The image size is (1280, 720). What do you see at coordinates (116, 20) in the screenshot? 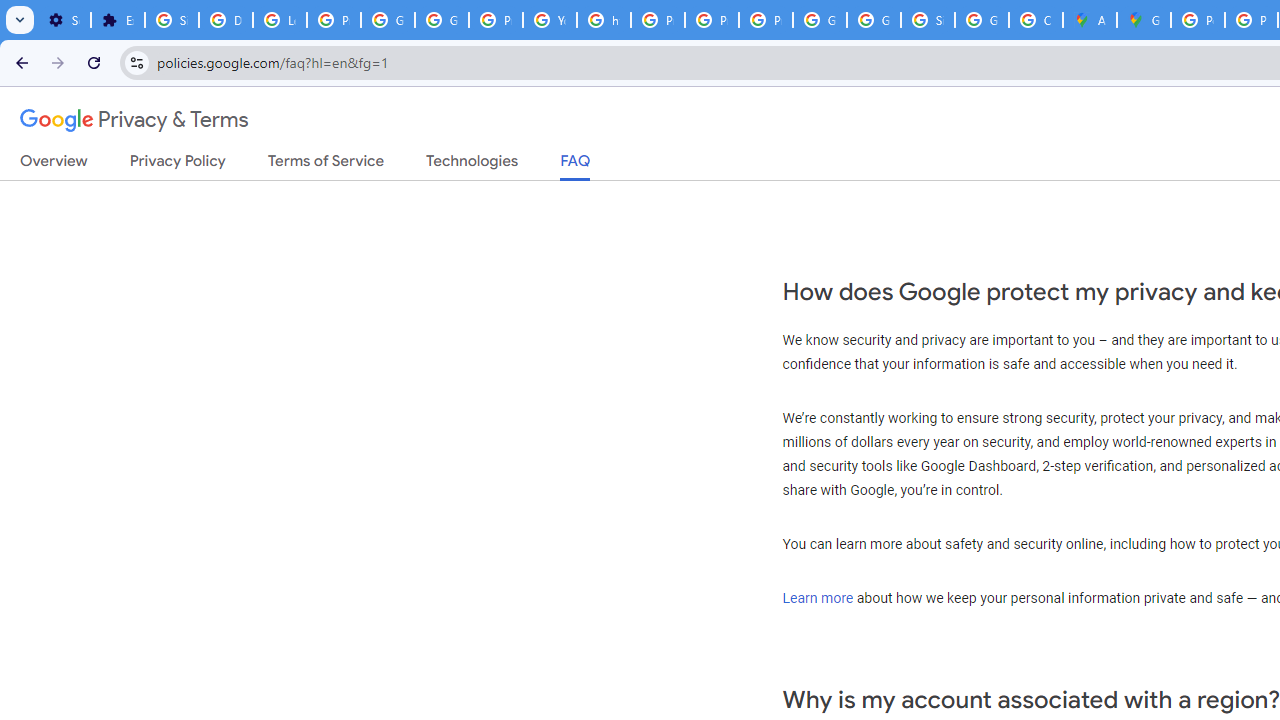
I see `'Extensions'` at bounding box center [116, 20].